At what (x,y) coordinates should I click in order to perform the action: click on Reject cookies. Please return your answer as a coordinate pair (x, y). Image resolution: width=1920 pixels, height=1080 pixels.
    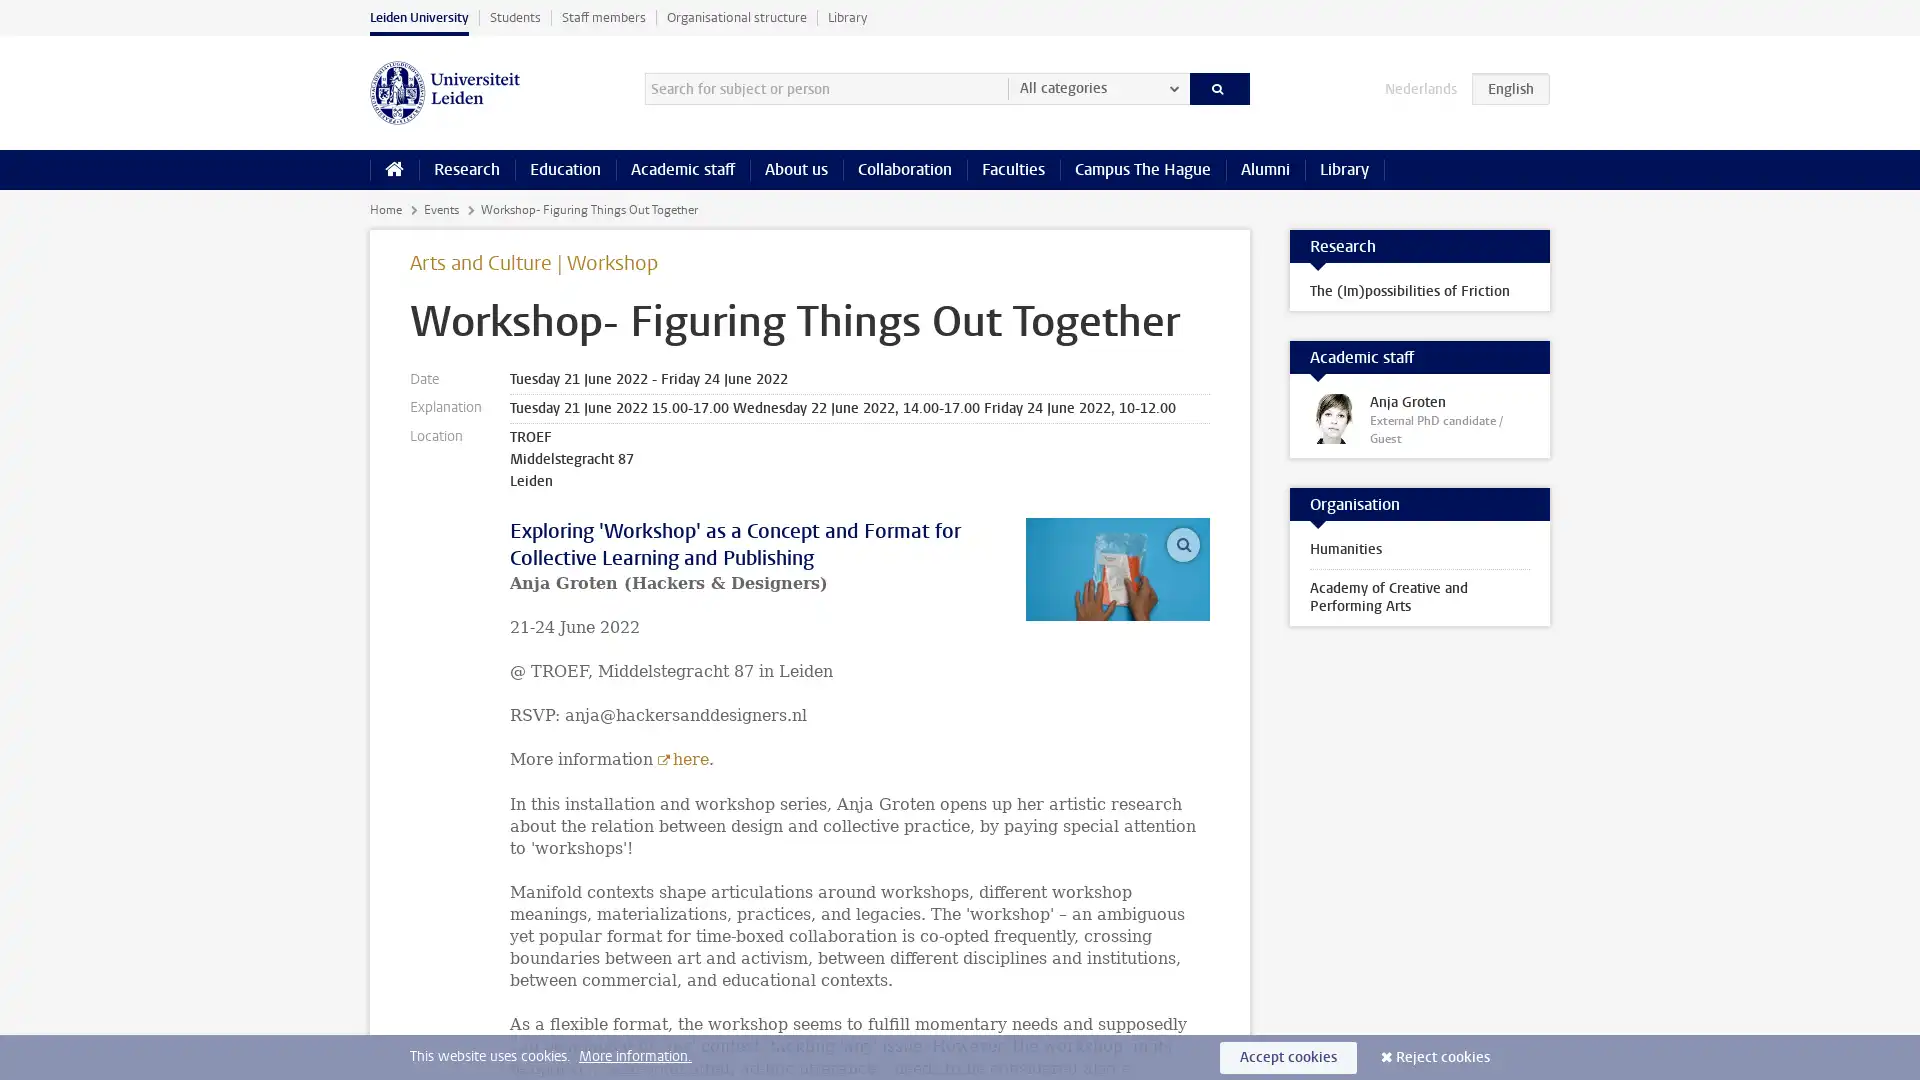
    Looking at the image, I should click on (1443, 1056).